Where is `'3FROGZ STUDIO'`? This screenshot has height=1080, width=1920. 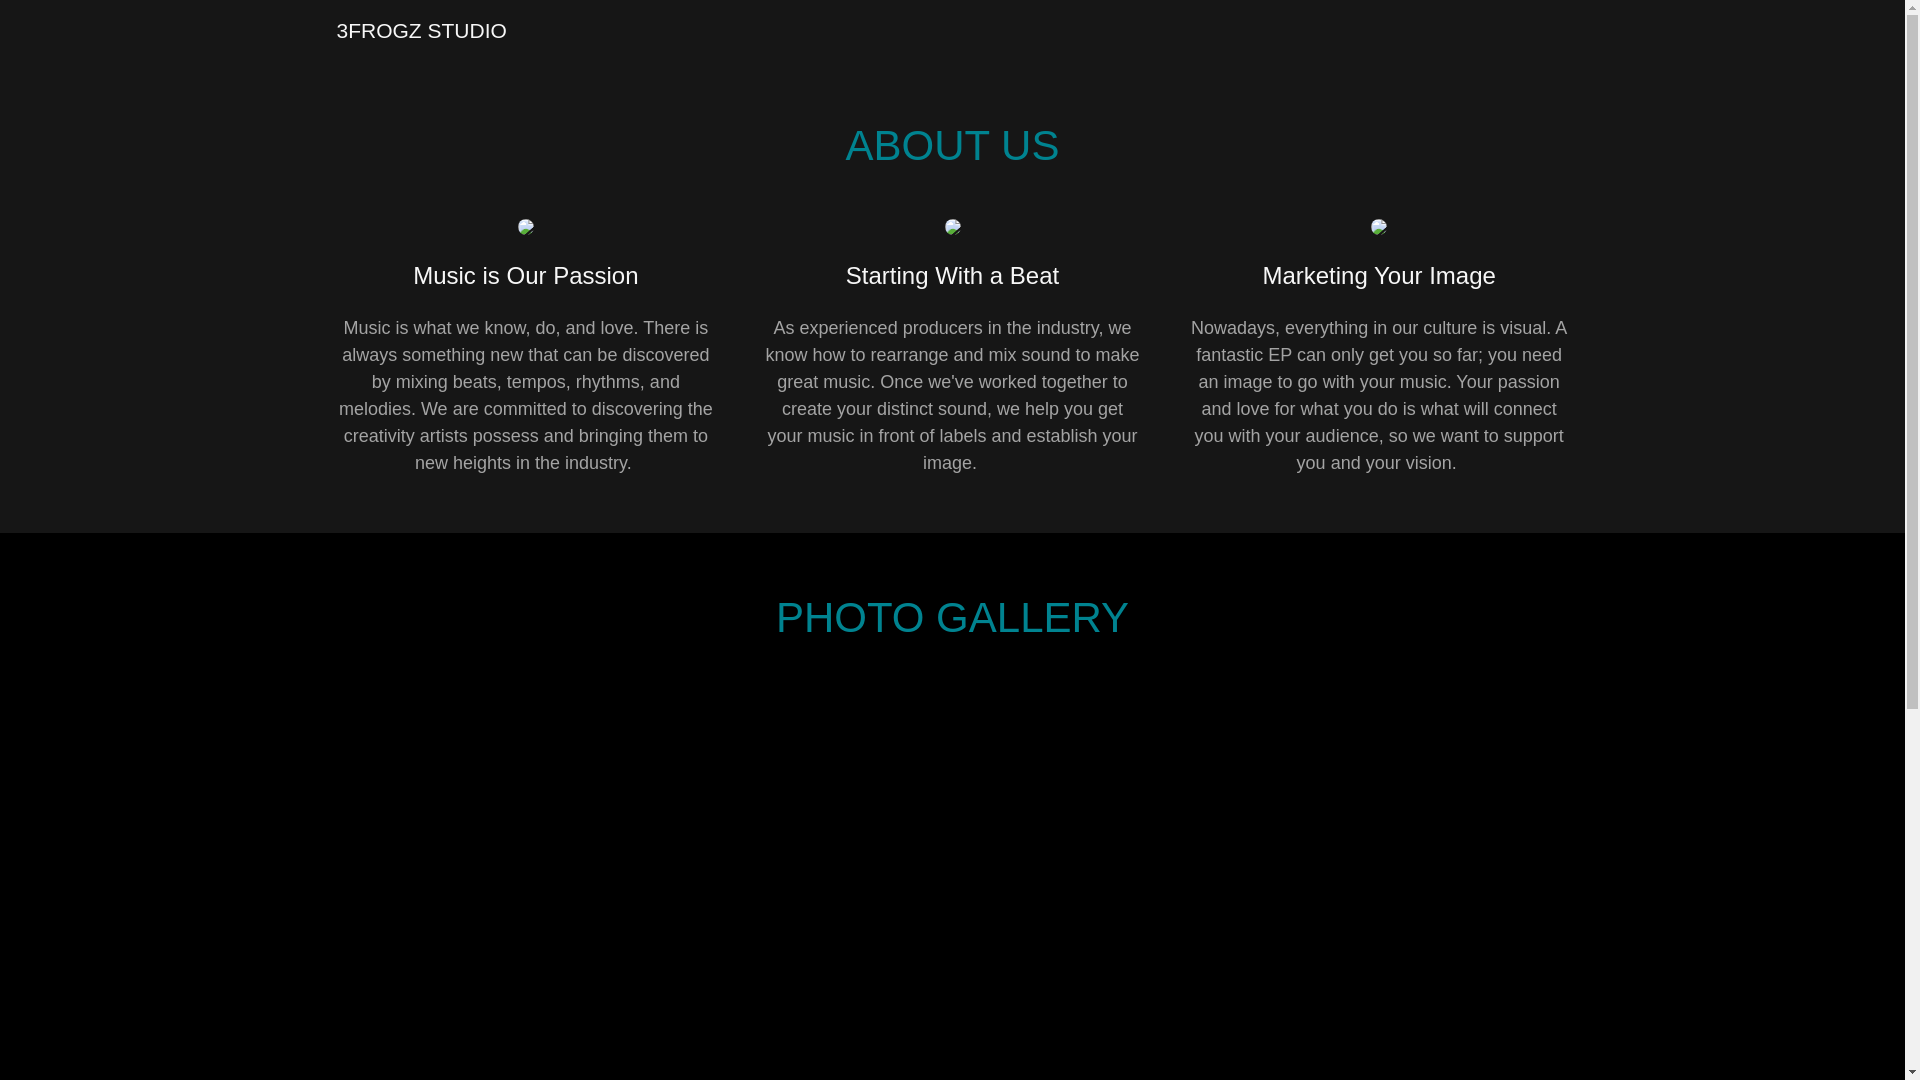 '3FROGZ STUDIO' is located at coordinates (420, 31).